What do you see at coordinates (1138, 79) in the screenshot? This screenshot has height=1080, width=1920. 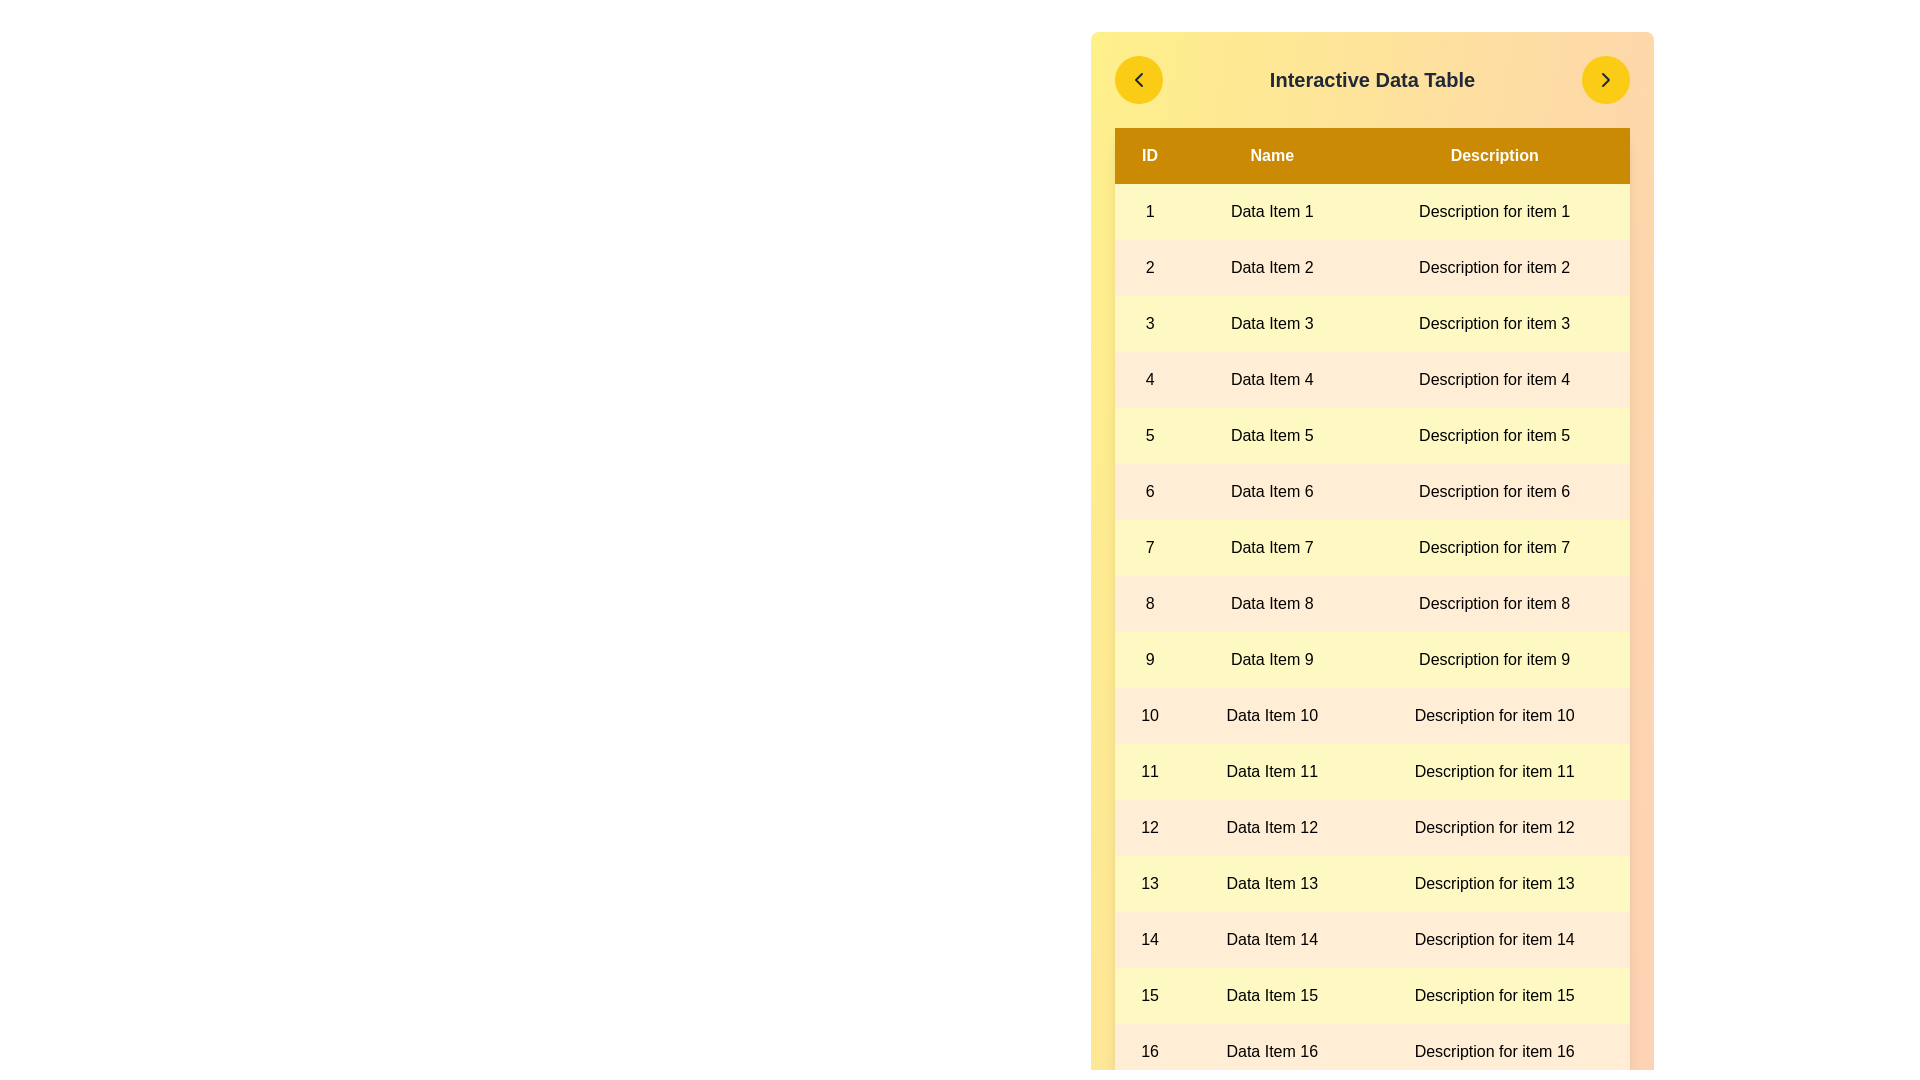 I see `left navigation button to navigate to the previous page of the table` at bounding box center [1138, 79].